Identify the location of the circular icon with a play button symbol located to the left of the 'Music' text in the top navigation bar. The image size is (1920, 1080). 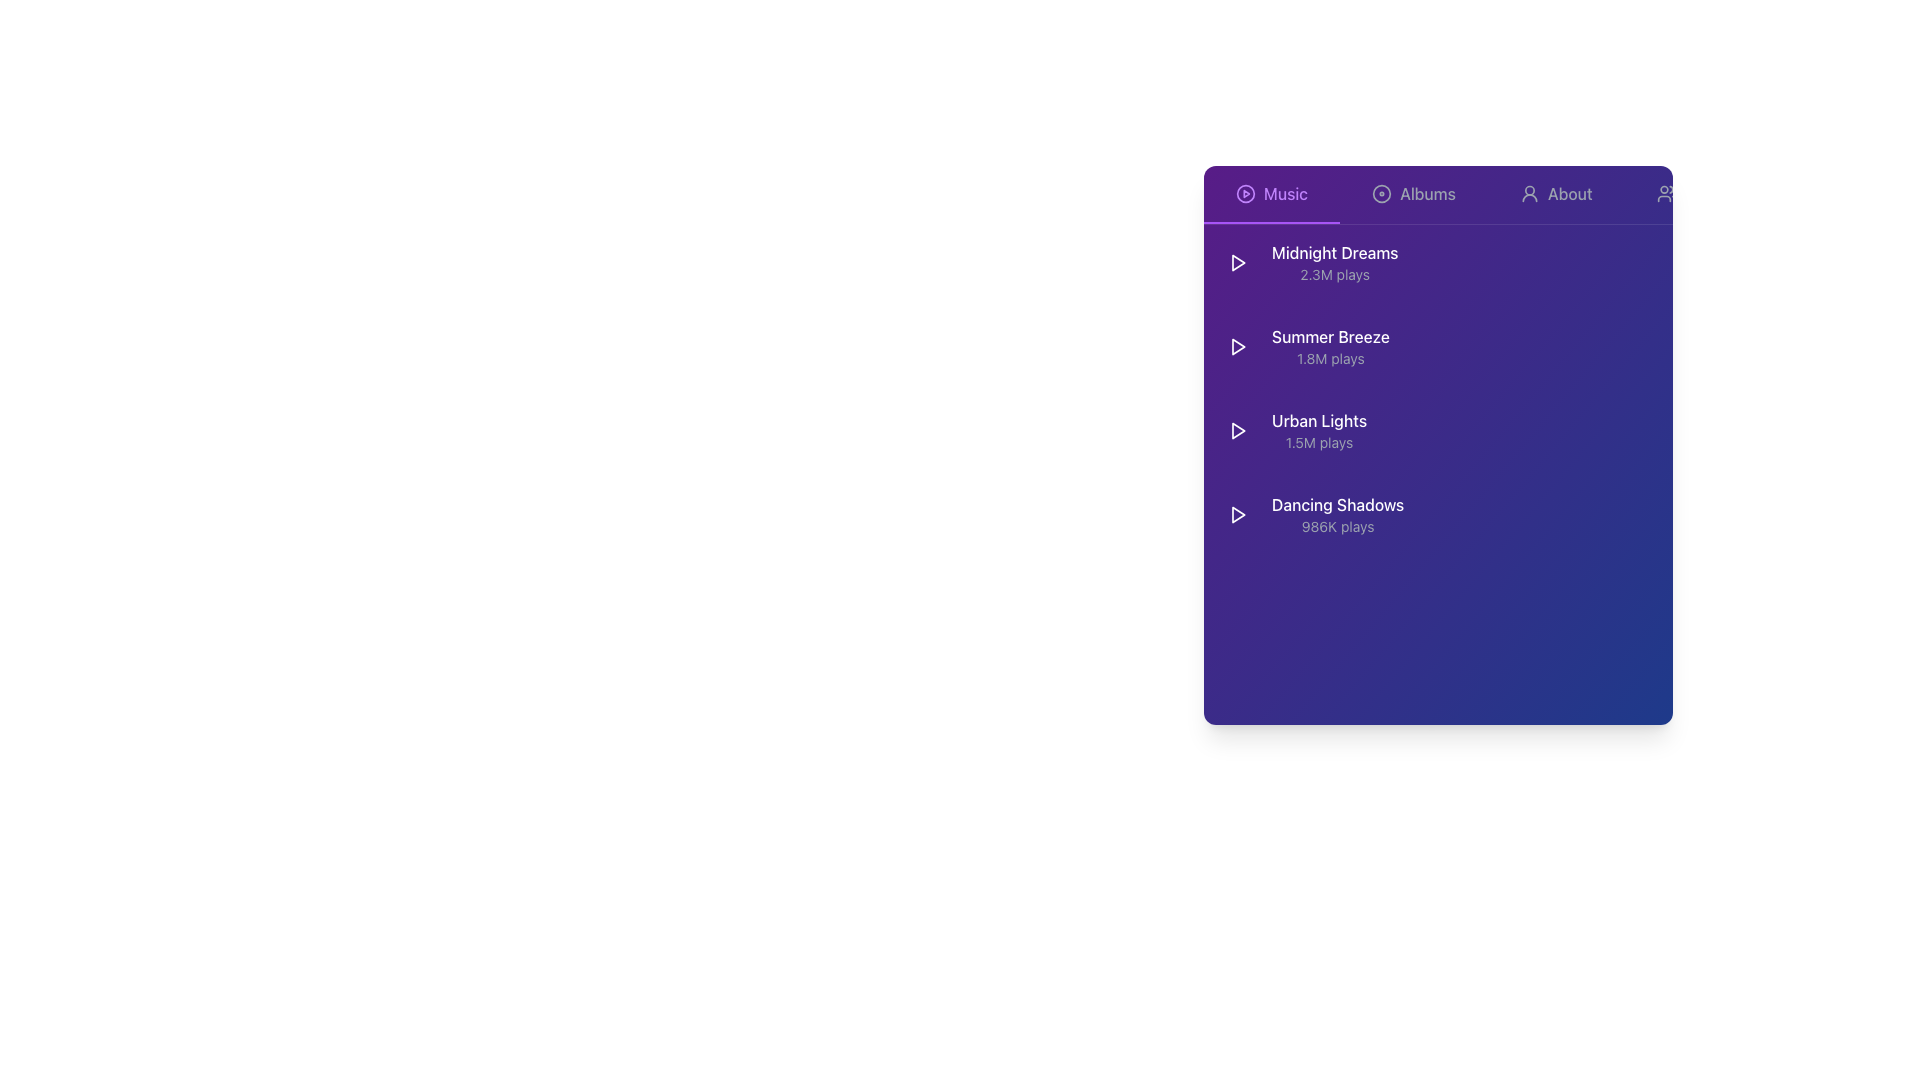
(1245, 193).